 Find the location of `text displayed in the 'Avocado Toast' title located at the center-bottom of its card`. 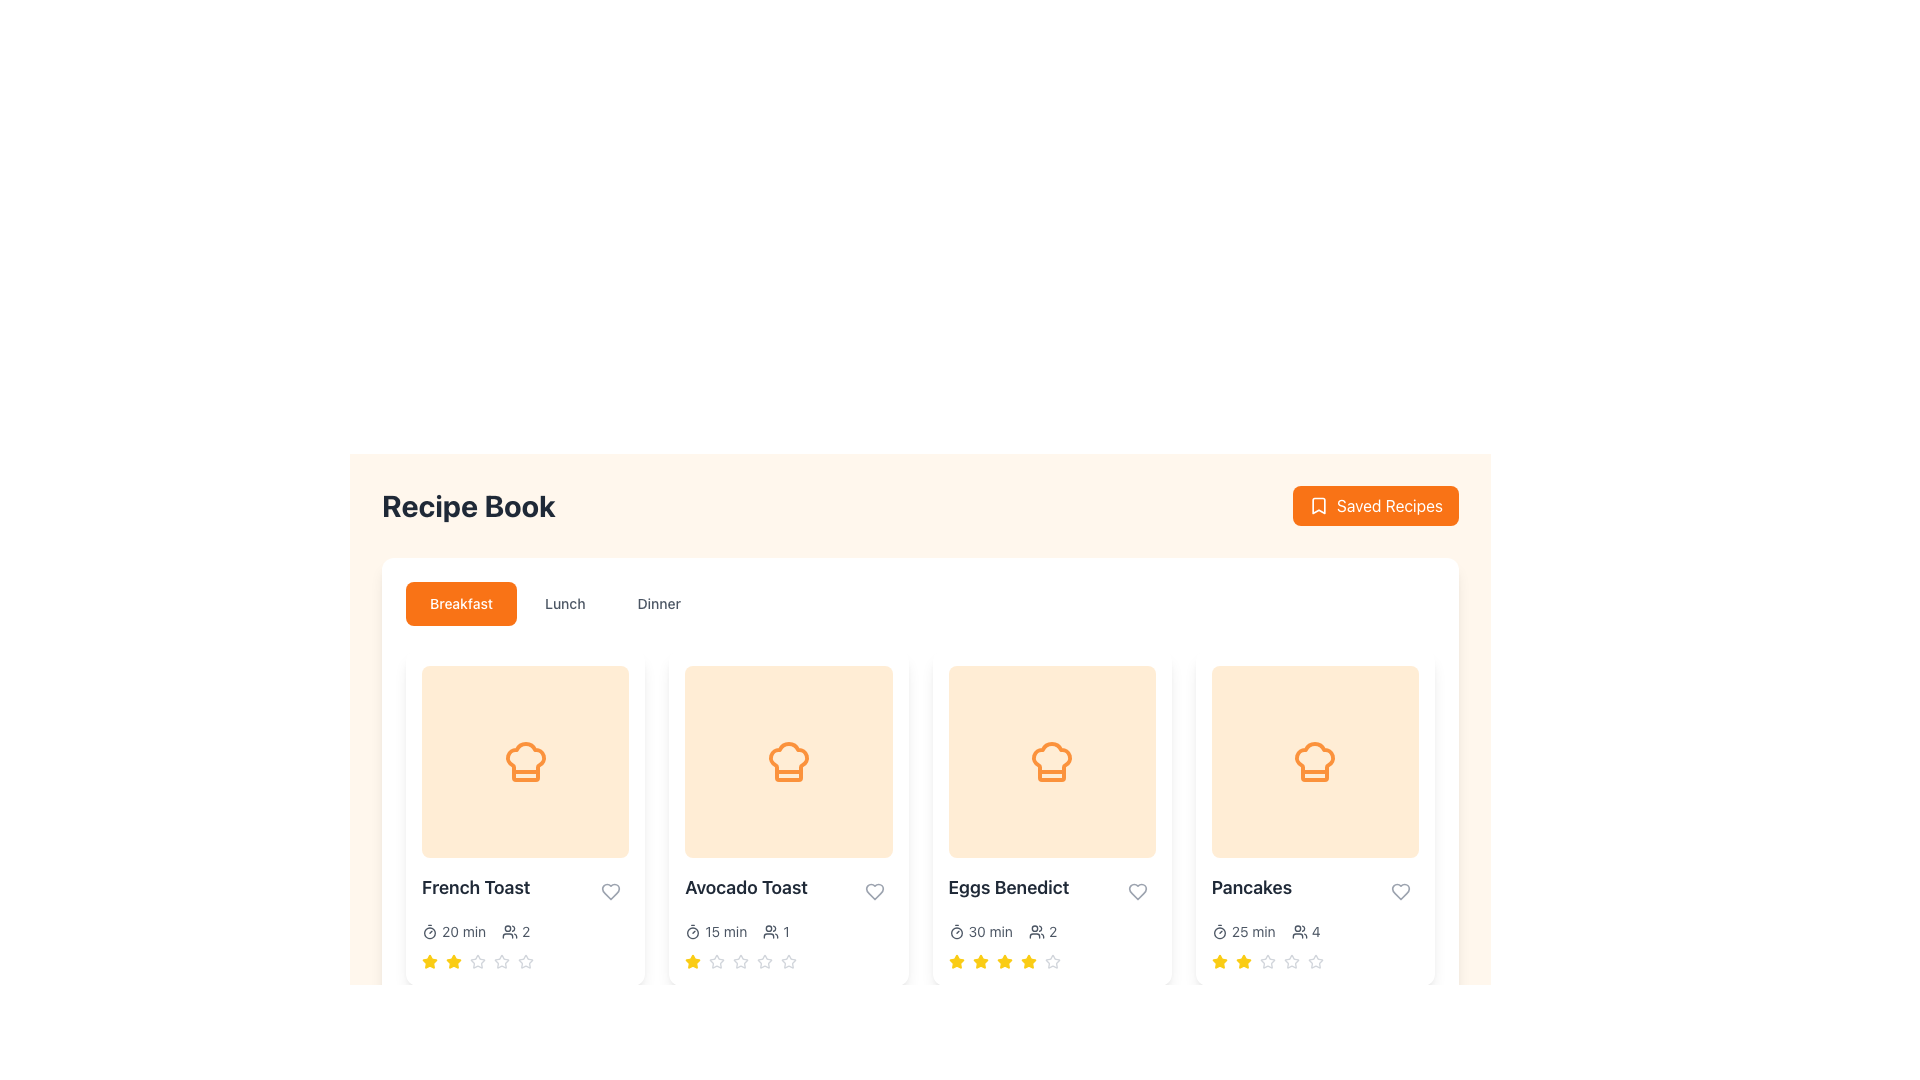

text displayed in the 'Avocado Toast' title located at the center-bottom of its card is located at coordinates (787, 890).